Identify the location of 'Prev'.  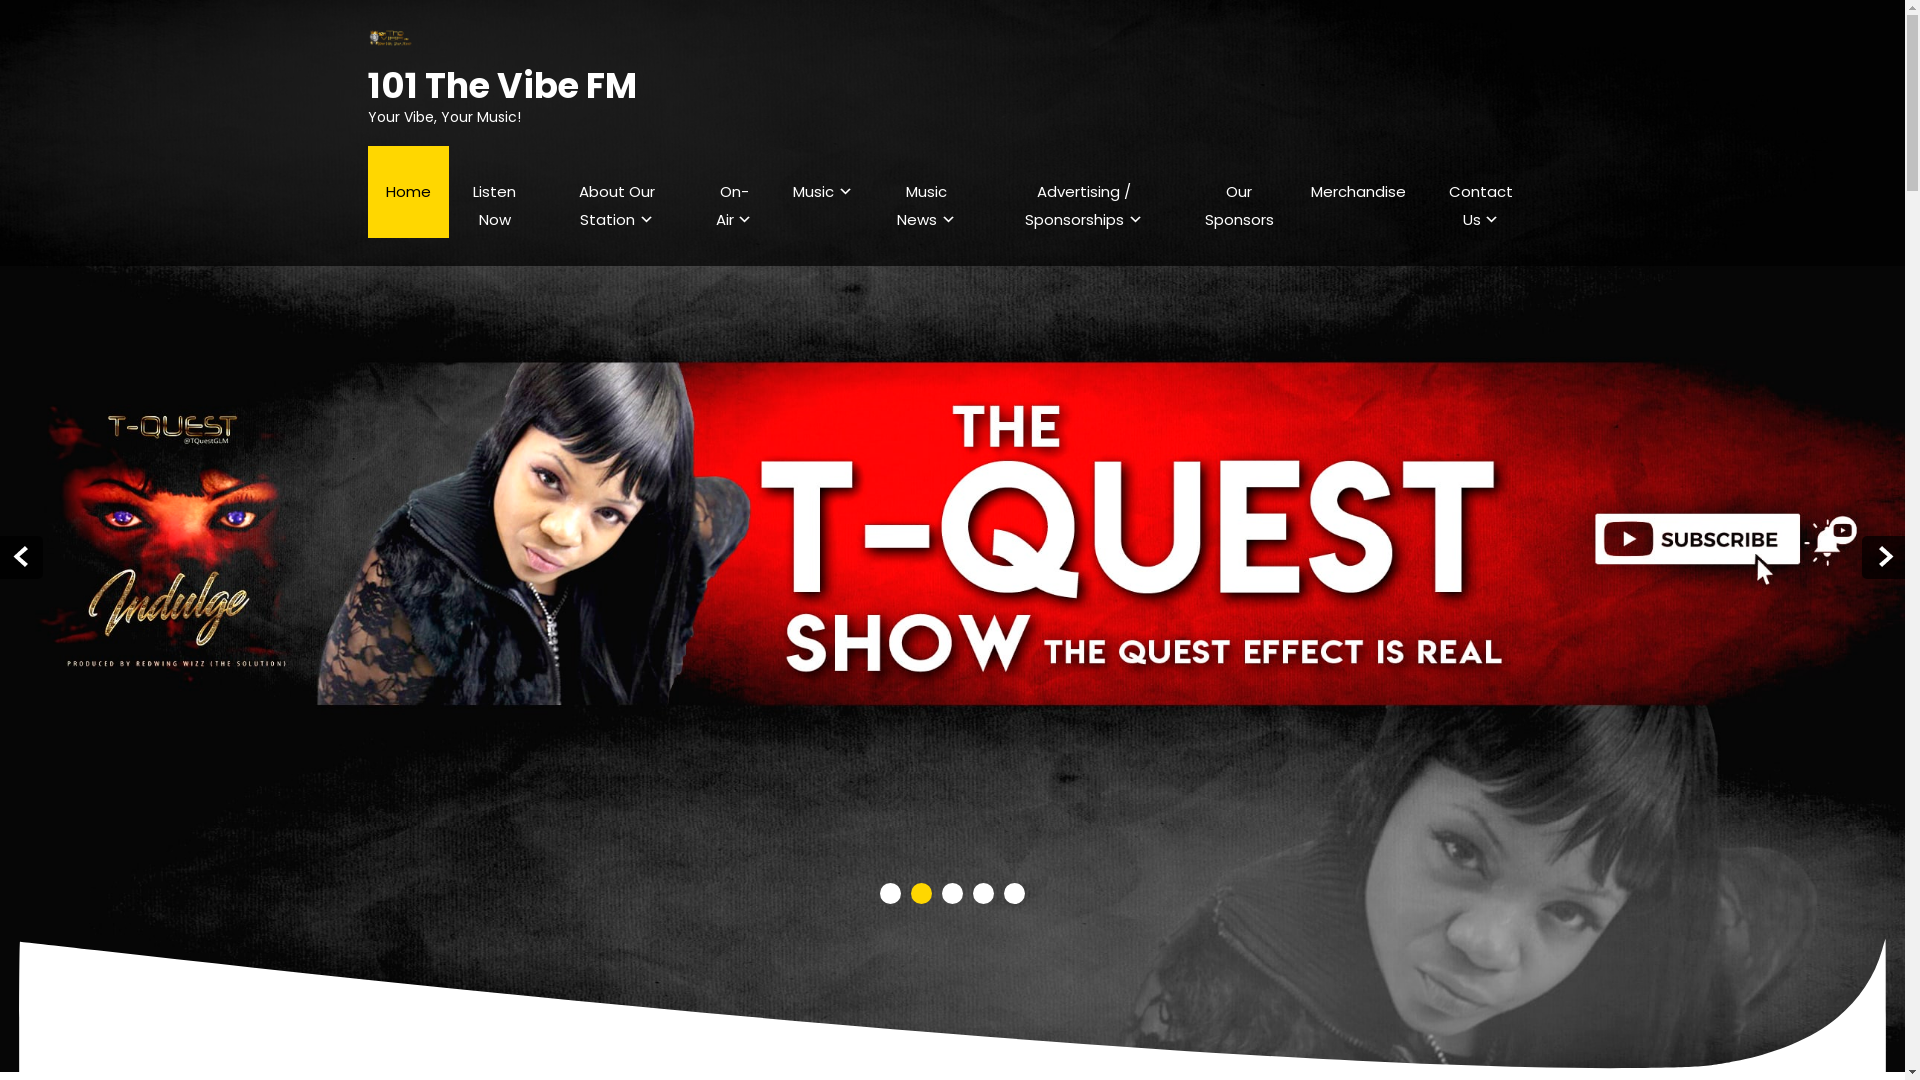
(21, 557).